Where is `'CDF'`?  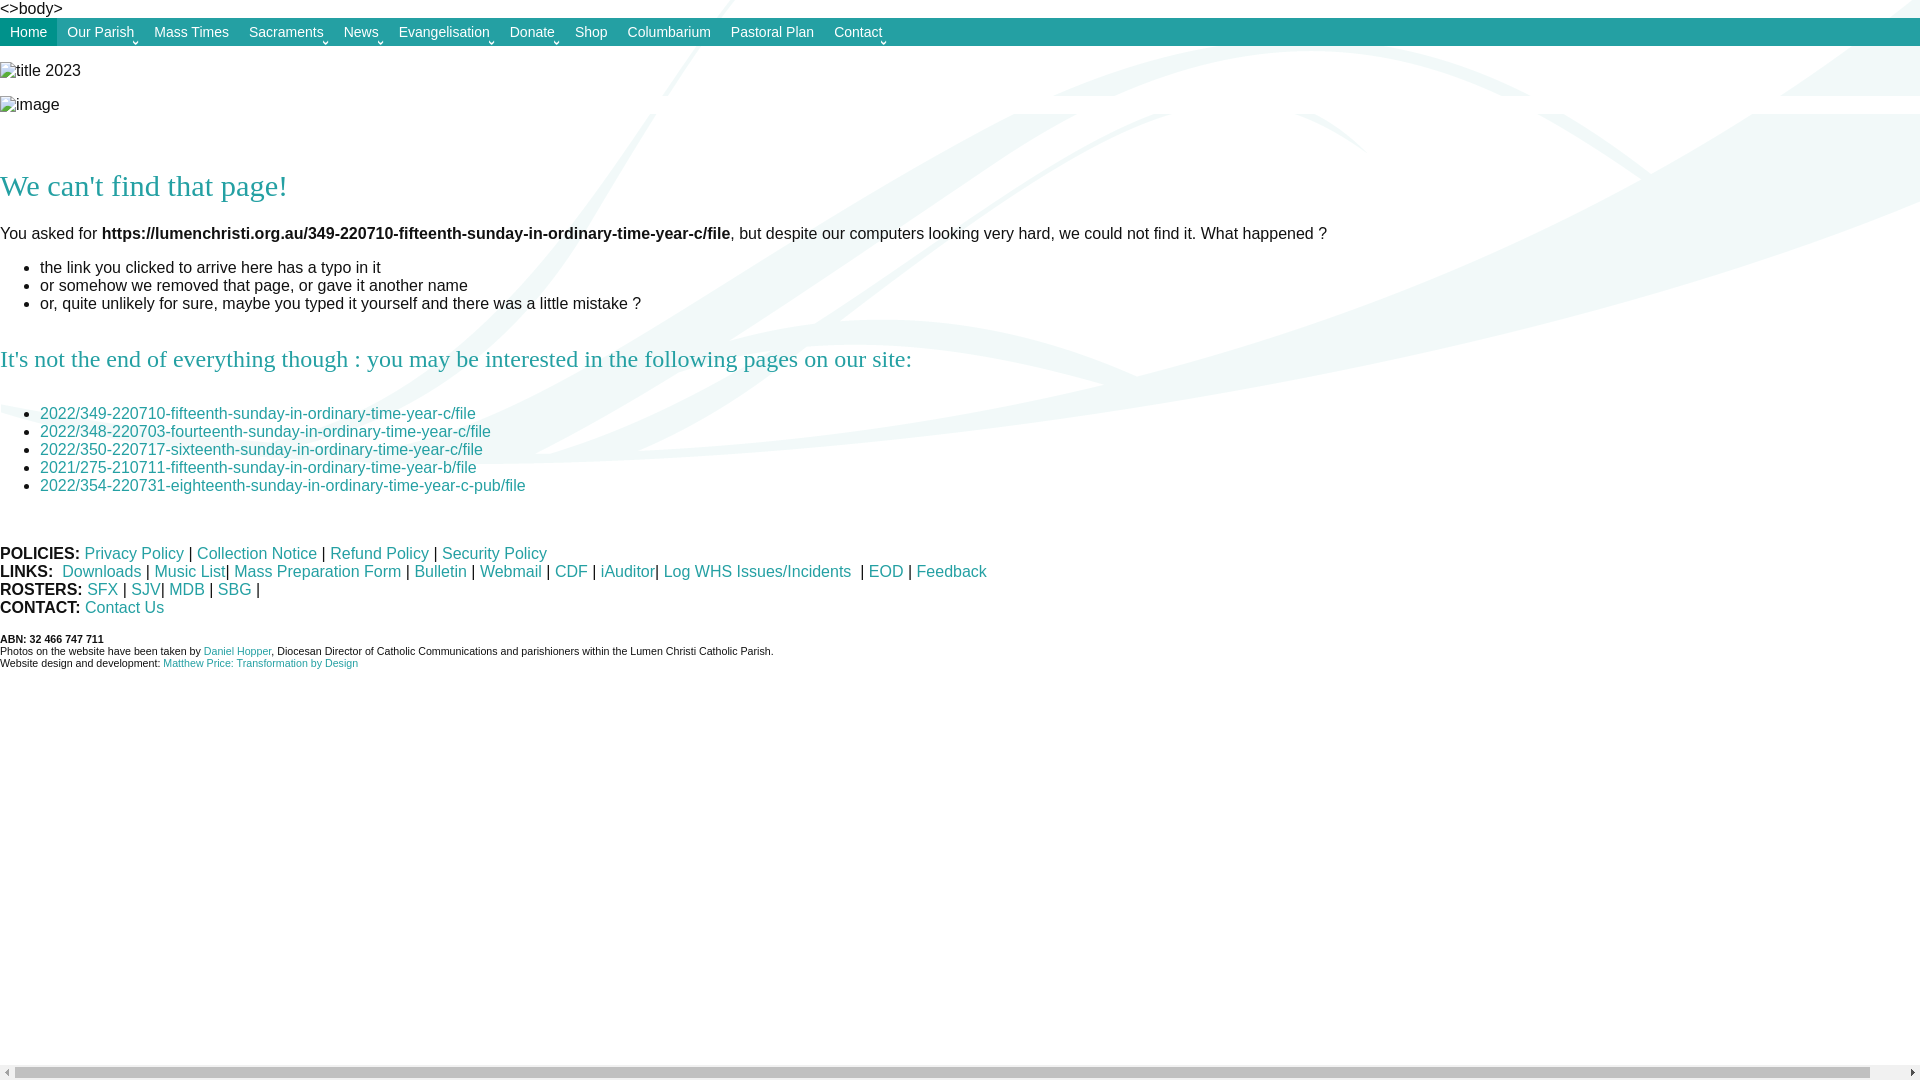 'CDF' is located at coordinates (570, 571).